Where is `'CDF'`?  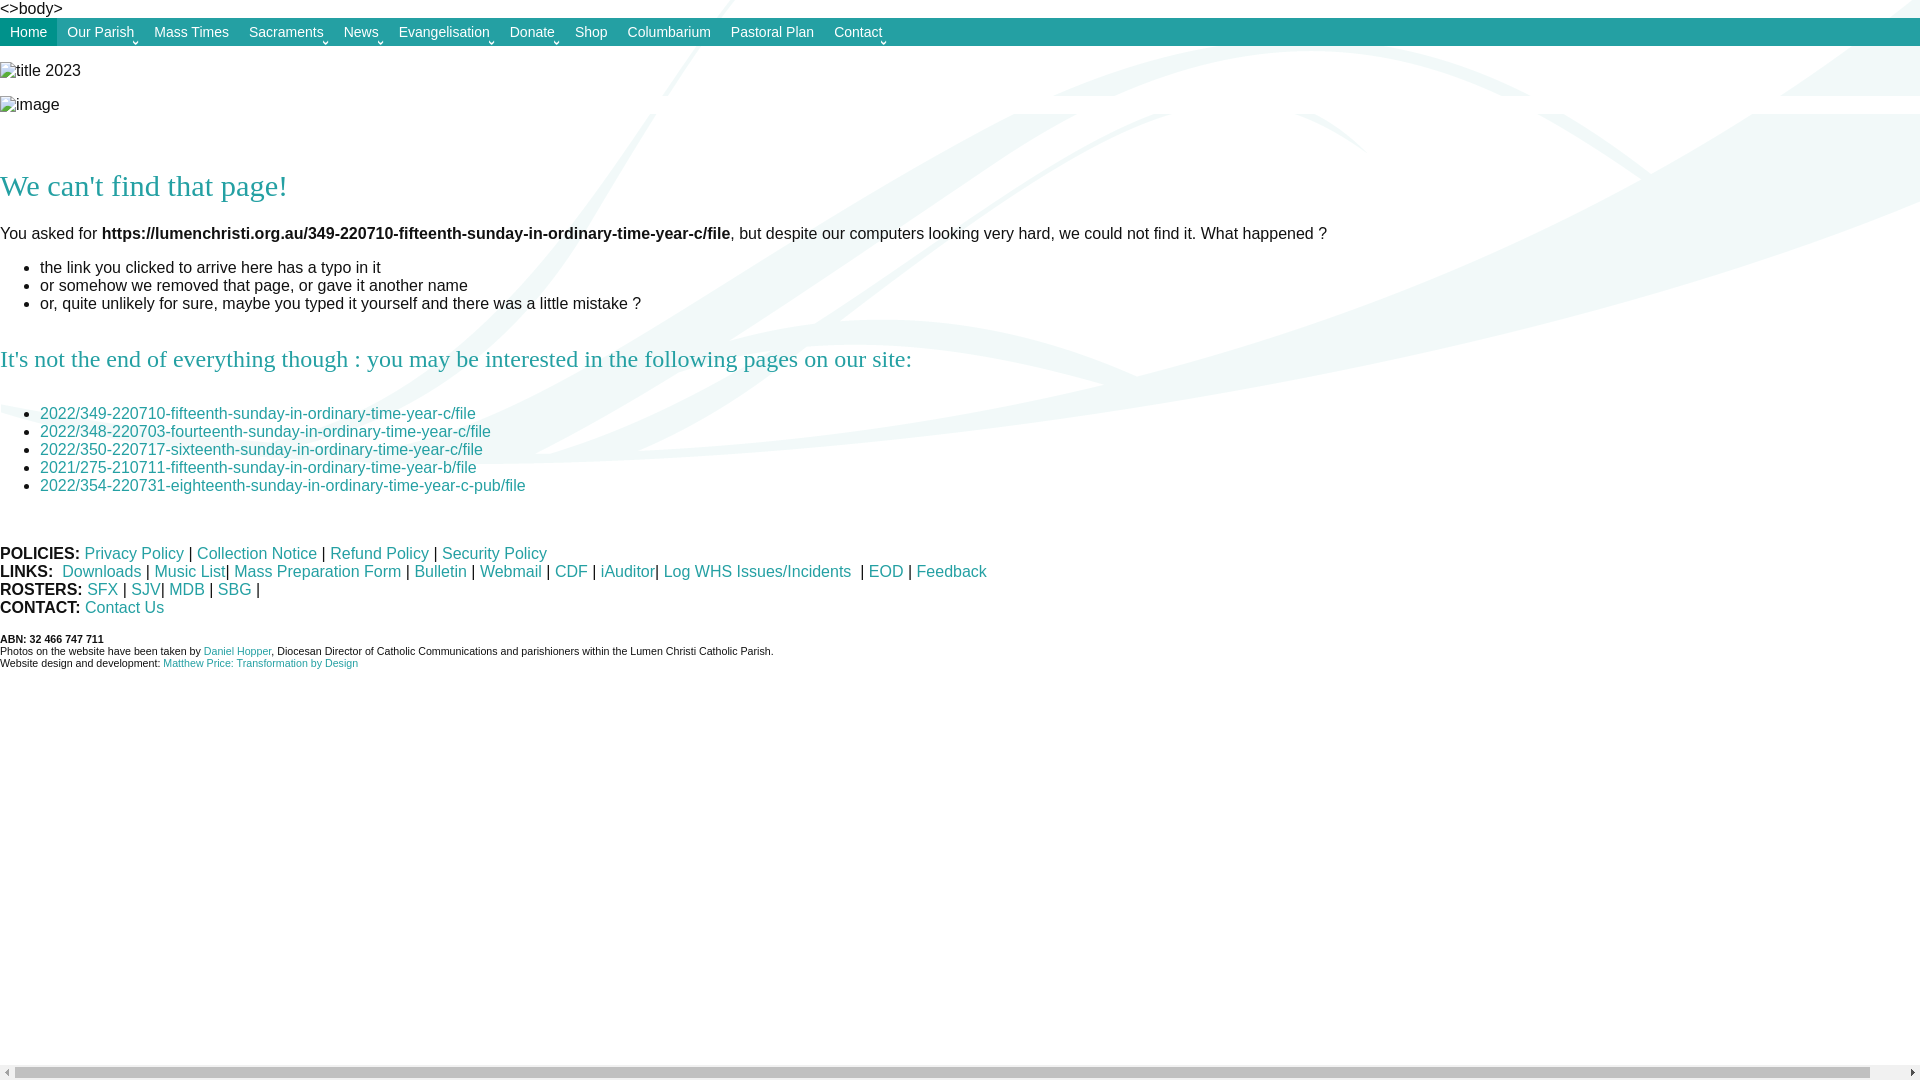 'CDF' is located at coordinates (570, 571).